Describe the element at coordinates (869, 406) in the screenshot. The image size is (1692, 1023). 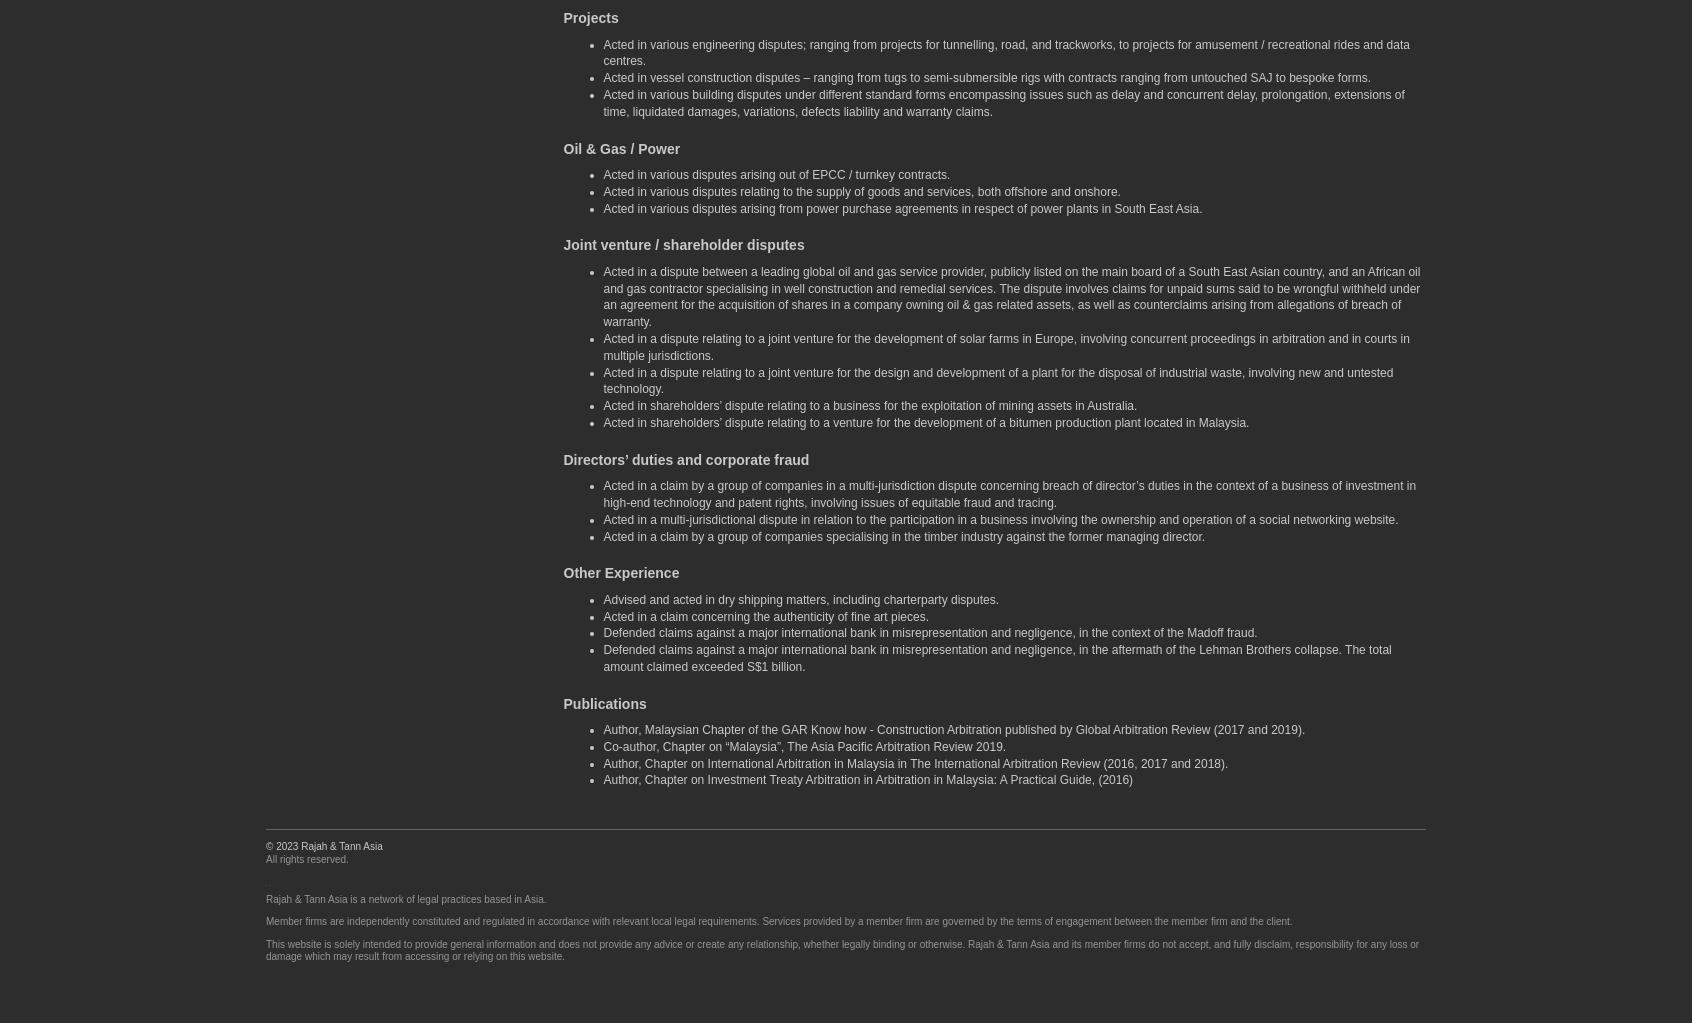
I see `'Acted in shareholders’ dispute relating to a business for the exploitation of mining assets in Australia.'` at that location.